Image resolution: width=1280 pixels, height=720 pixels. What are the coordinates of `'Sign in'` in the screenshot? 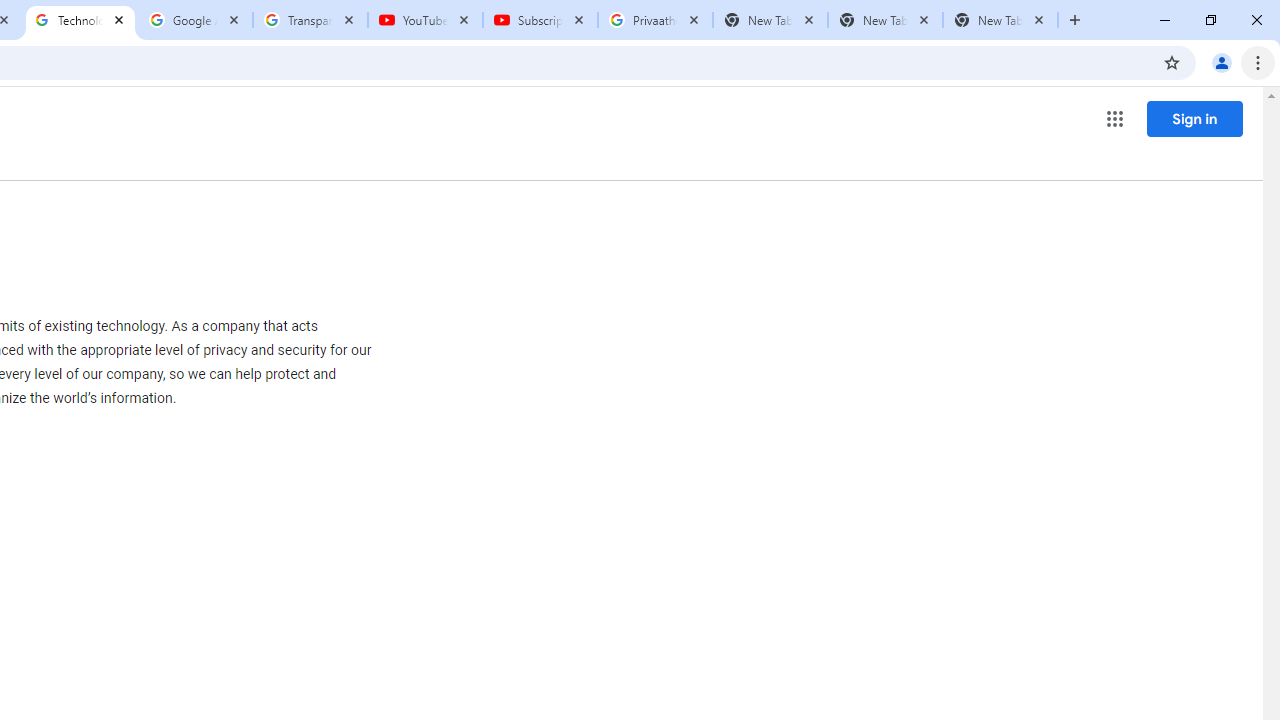 It's located at (1194, 118).